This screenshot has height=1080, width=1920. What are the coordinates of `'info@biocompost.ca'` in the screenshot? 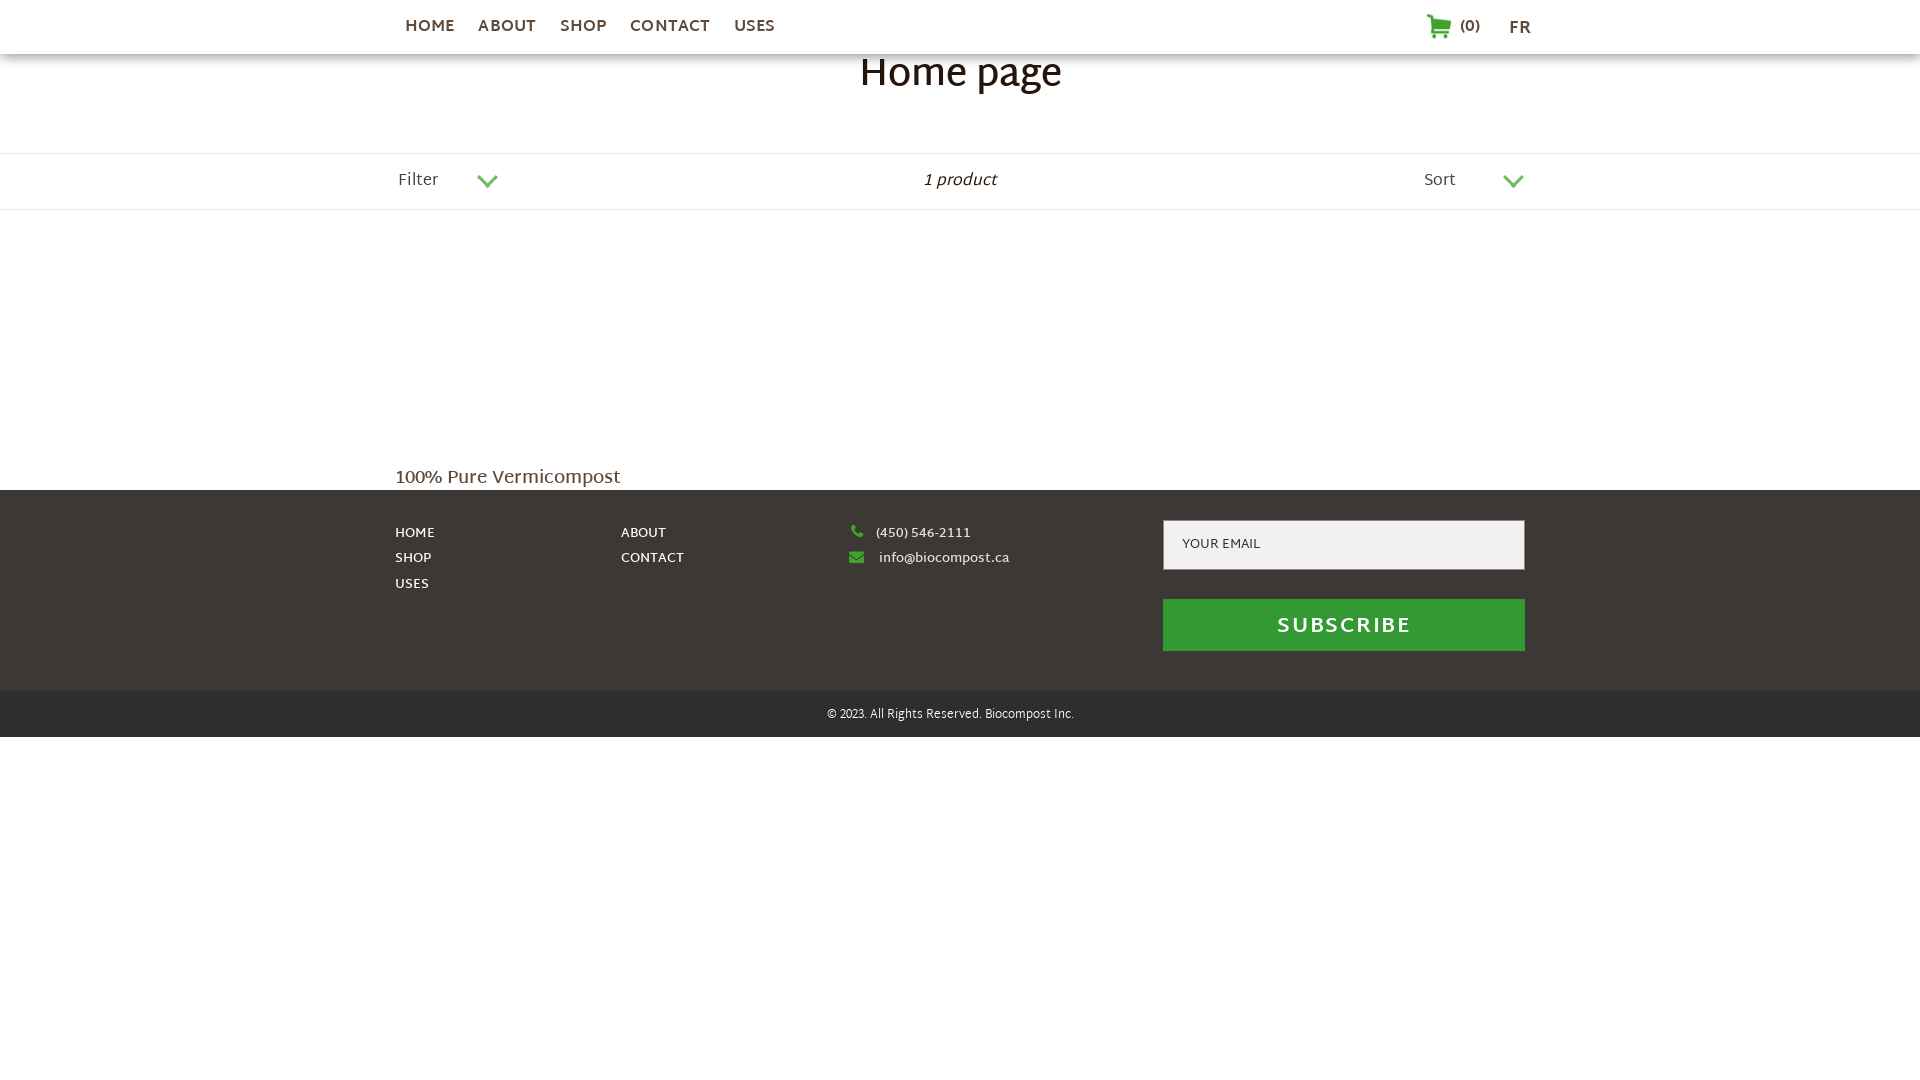 It's located at (943, 559).